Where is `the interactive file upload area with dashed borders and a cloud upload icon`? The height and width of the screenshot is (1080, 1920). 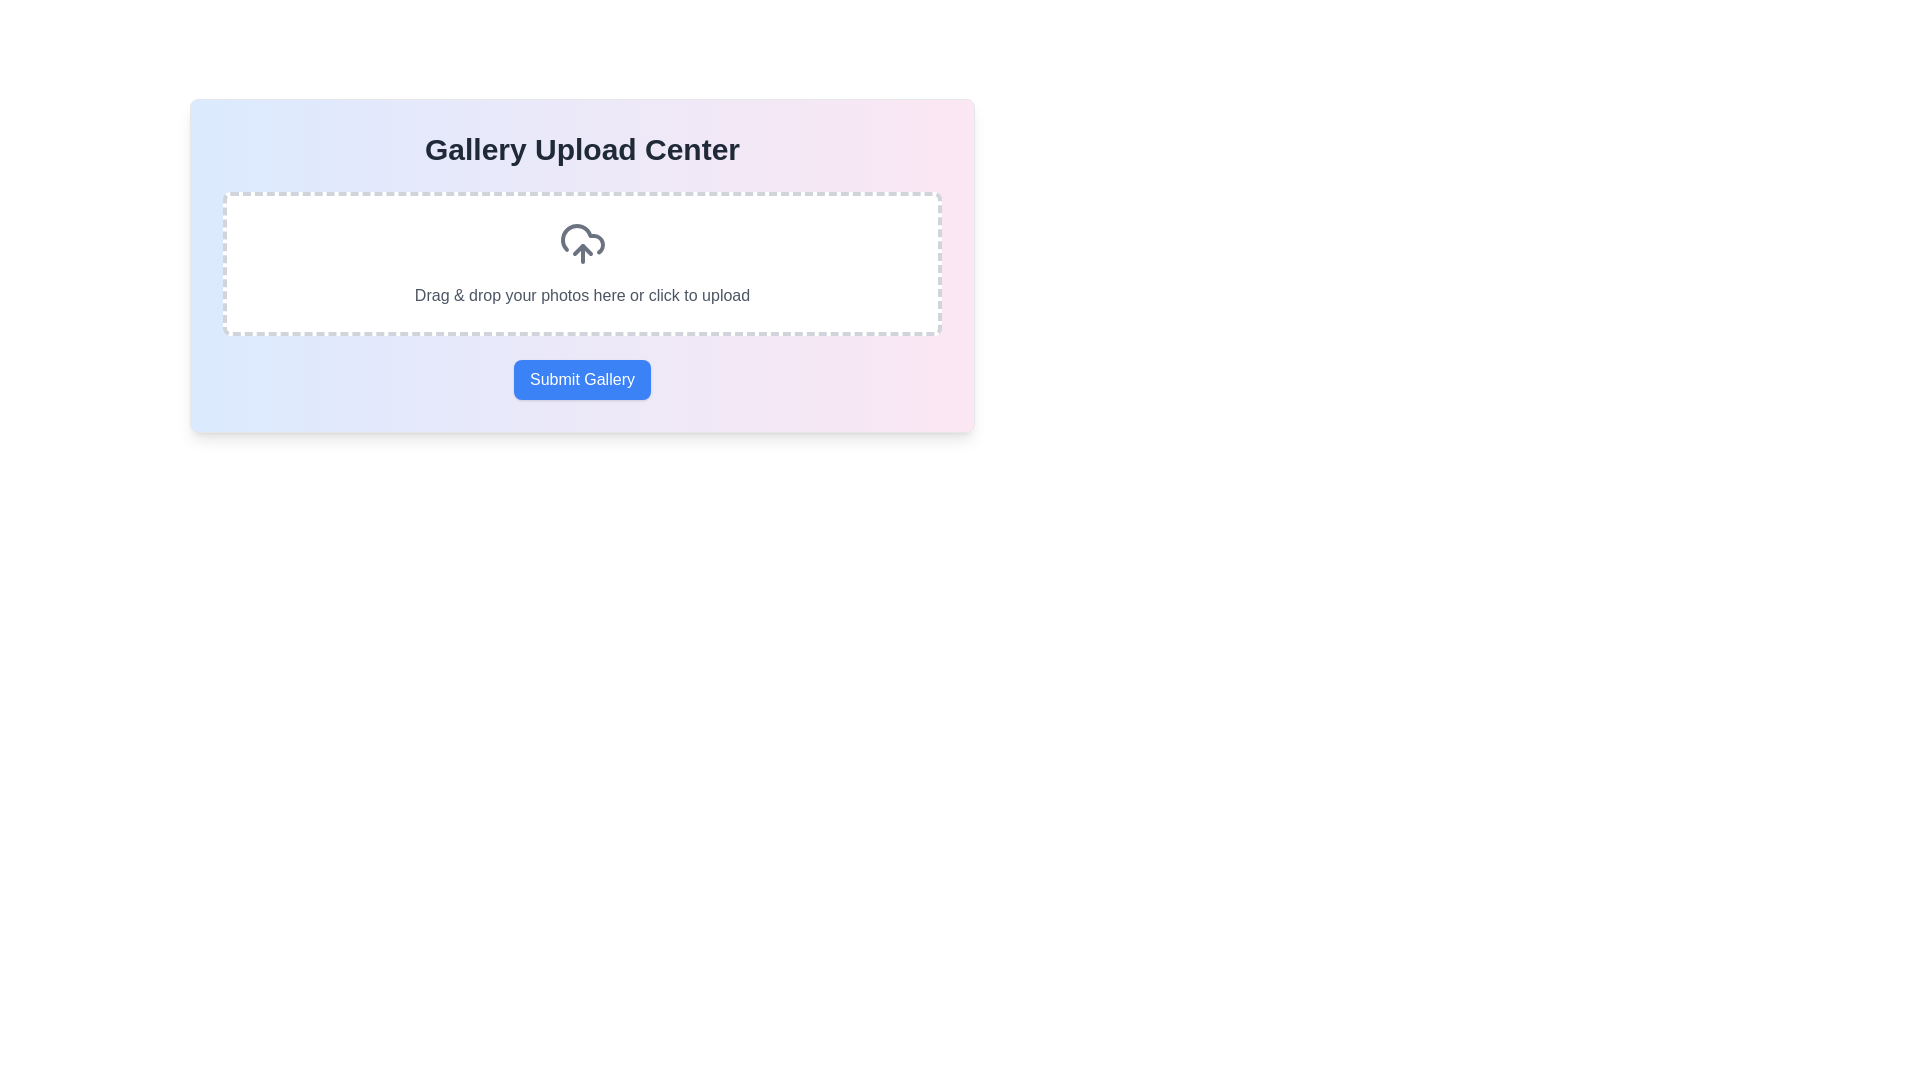
the interactive file upload area with dashed borders and a cloud upload icon is located at coordinates (581, 262).